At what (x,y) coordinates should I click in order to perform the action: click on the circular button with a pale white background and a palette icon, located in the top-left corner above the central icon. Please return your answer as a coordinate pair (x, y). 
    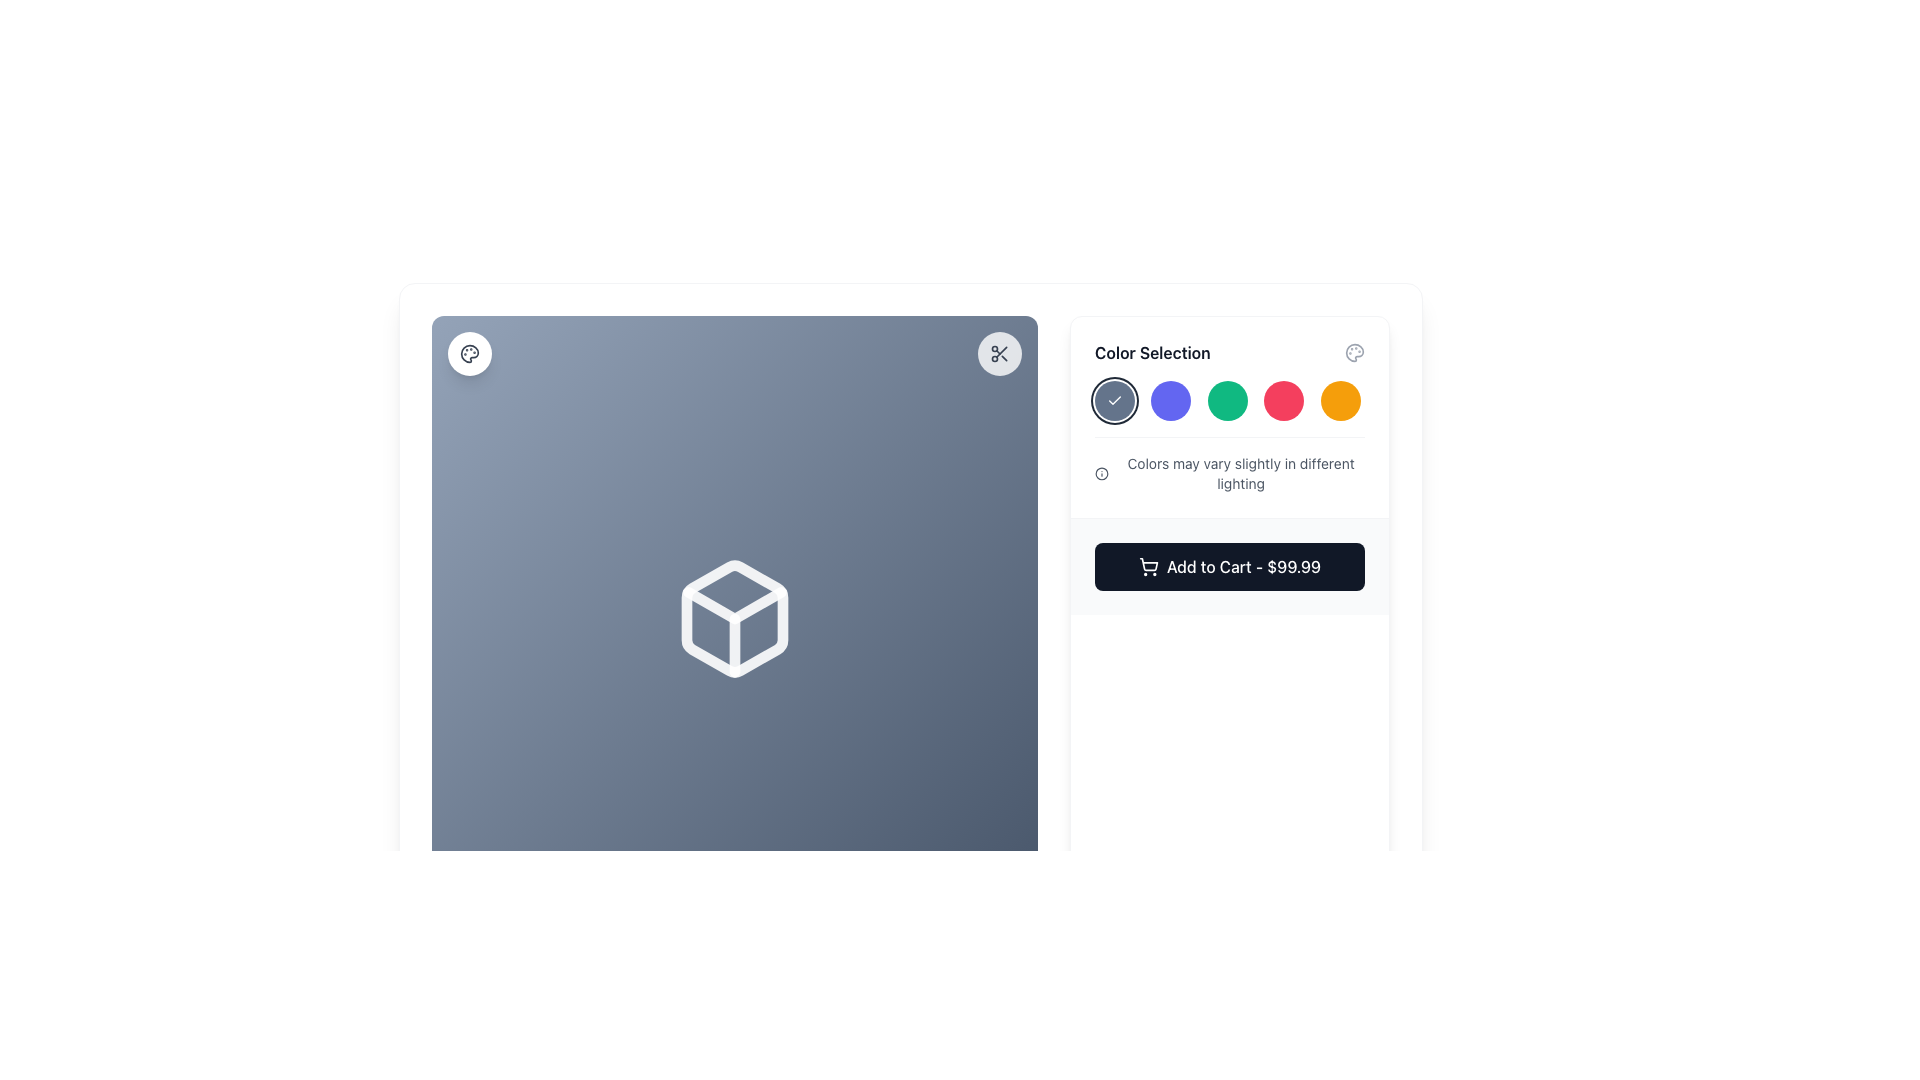
    Looking at the image, I should click on (469, 353).